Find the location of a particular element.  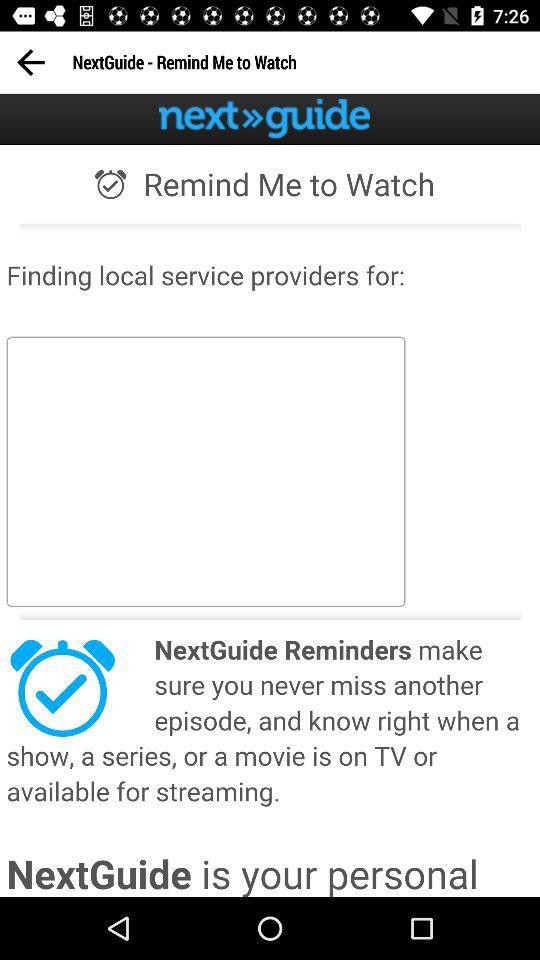

previous button is located at coordinates (29, 62).